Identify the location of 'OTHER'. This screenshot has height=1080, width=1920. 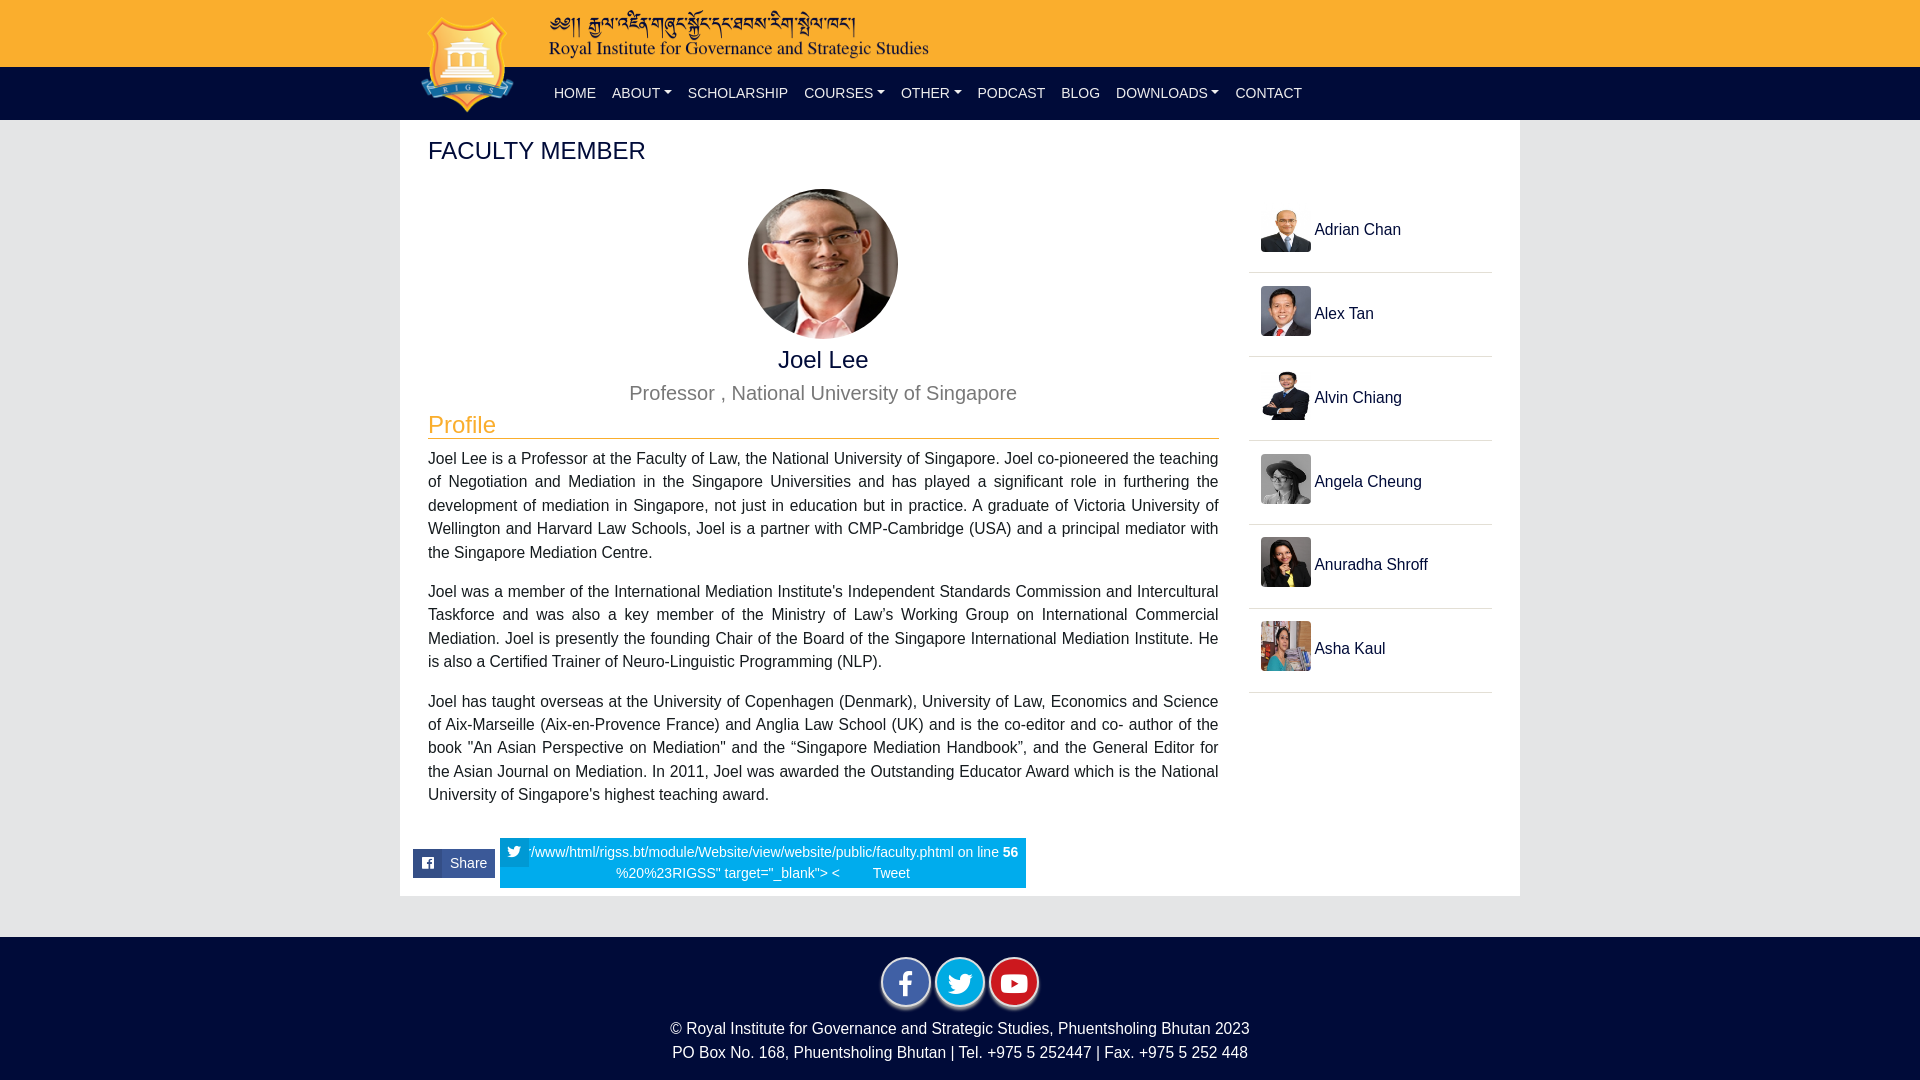
(930, 93).